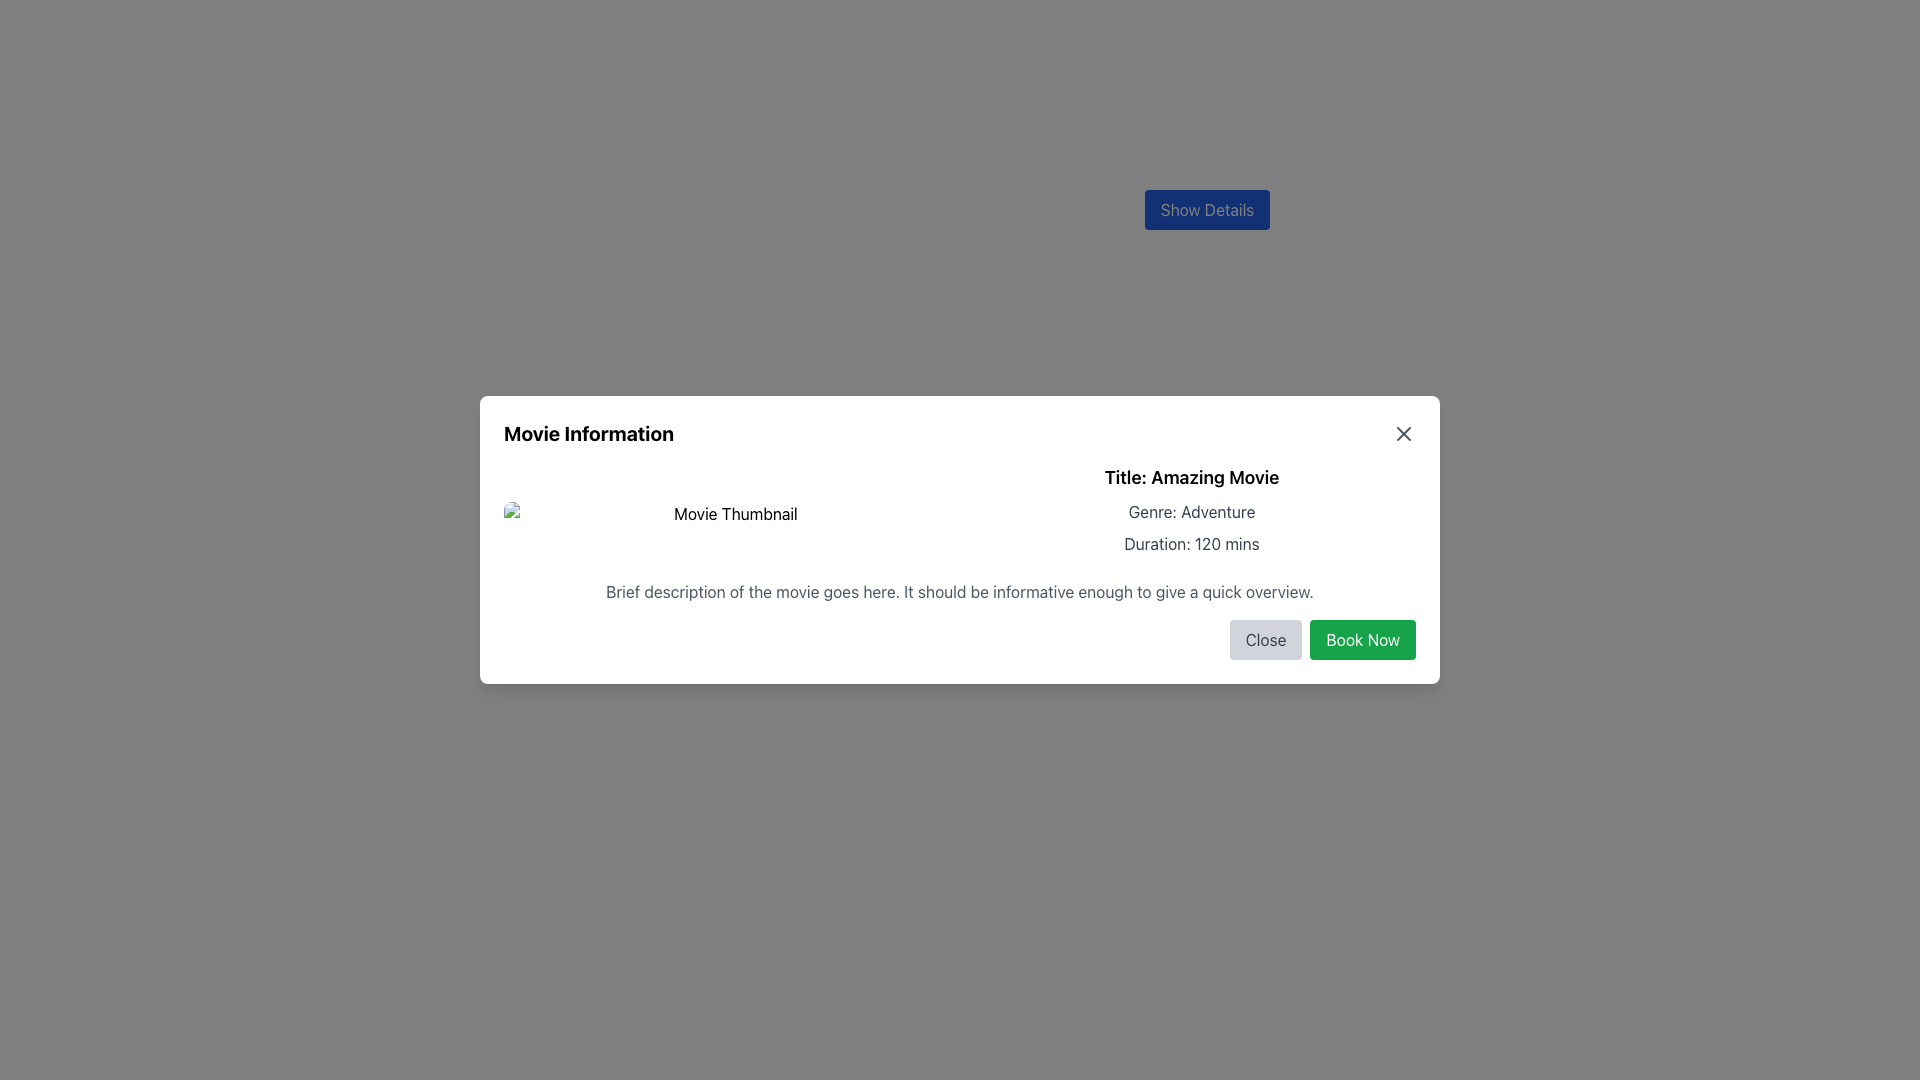  What do you see at coordinates (1191, 543) in the screenshot?
I see `the text label displaying the movie duration, which is located beneath 'Genre: Adventure' and above the blank space in the movie details section` at bounding box center [1191, 543].